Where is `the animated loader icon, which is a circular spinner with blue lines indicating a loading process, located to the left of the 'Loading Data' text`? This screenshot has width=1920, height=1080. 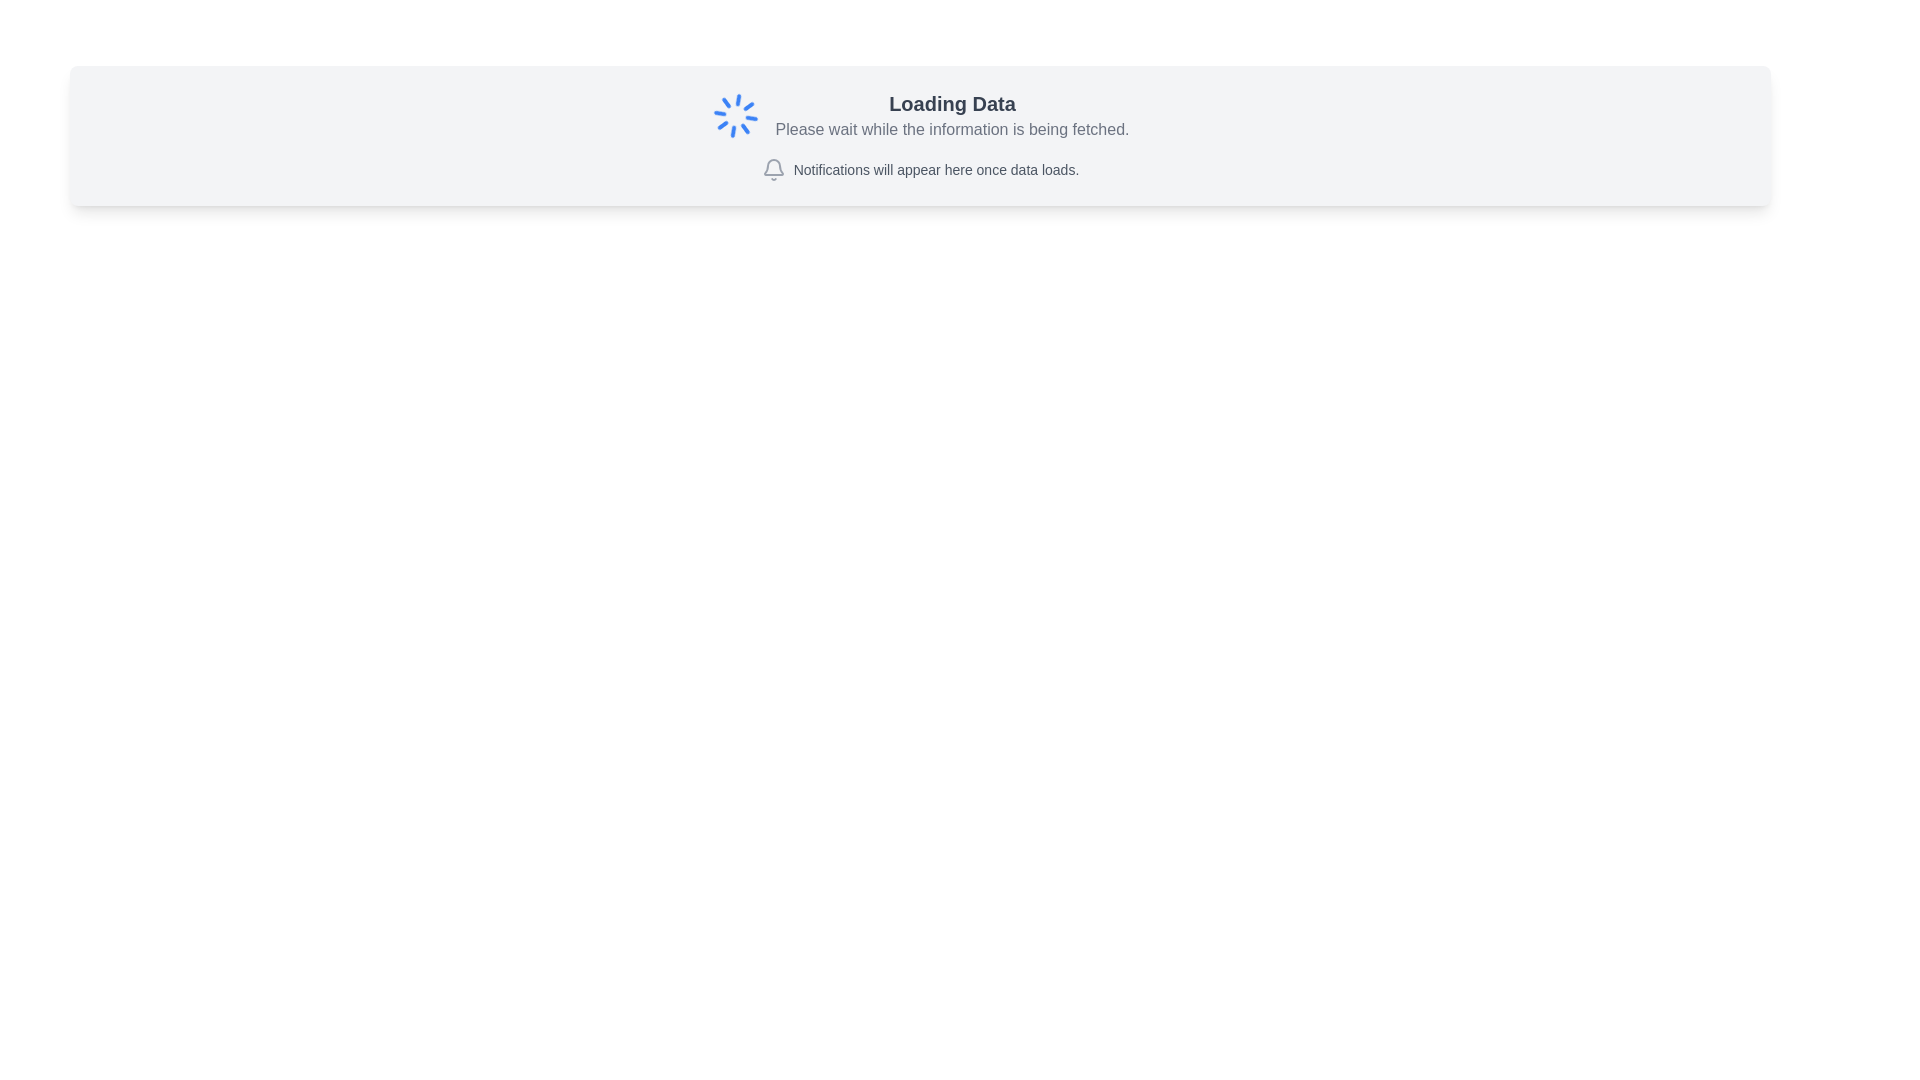
the animated loader icon, which is a circular spinner with blue lines indicating a loading process, located to the left of the 'Loading Data' text is located at coordinates (734, 115).